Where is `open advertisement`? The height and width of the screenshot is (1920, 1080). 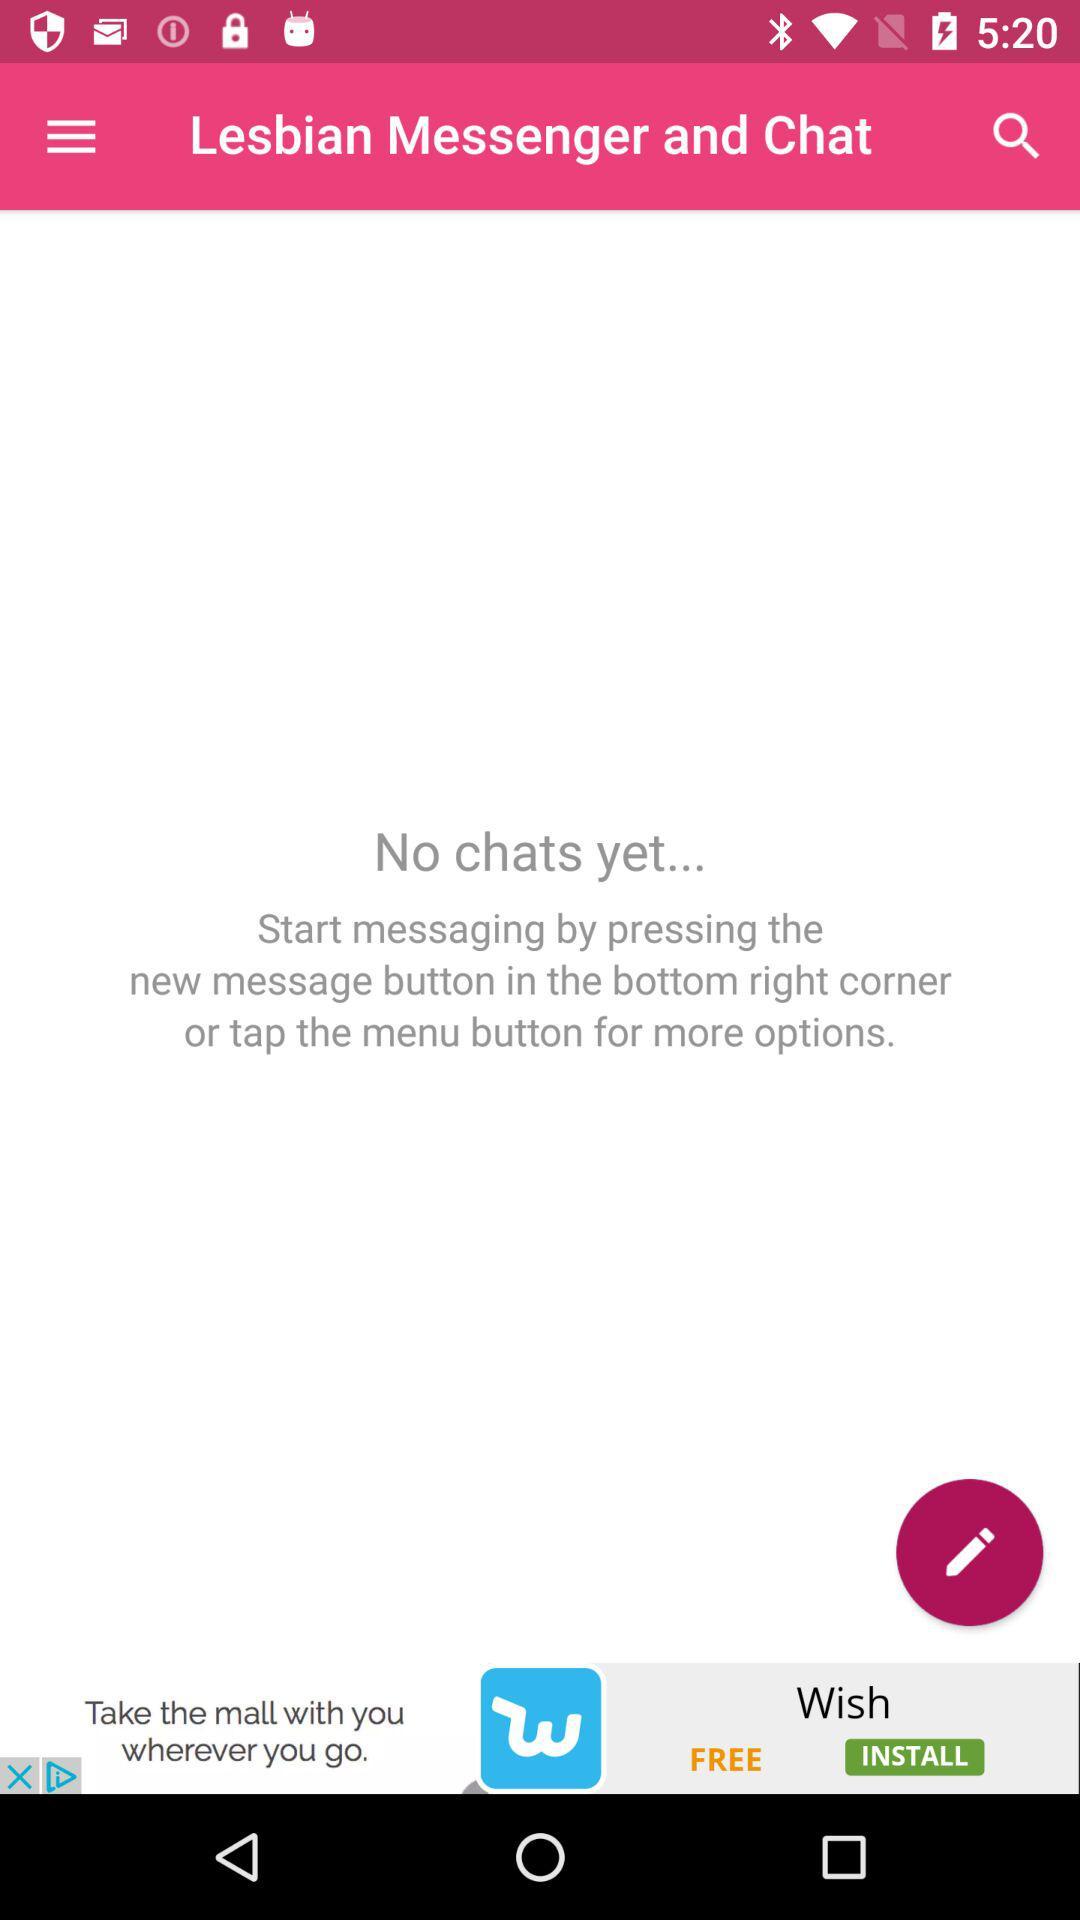
open advertisement is located at coordinates (540, 1727).